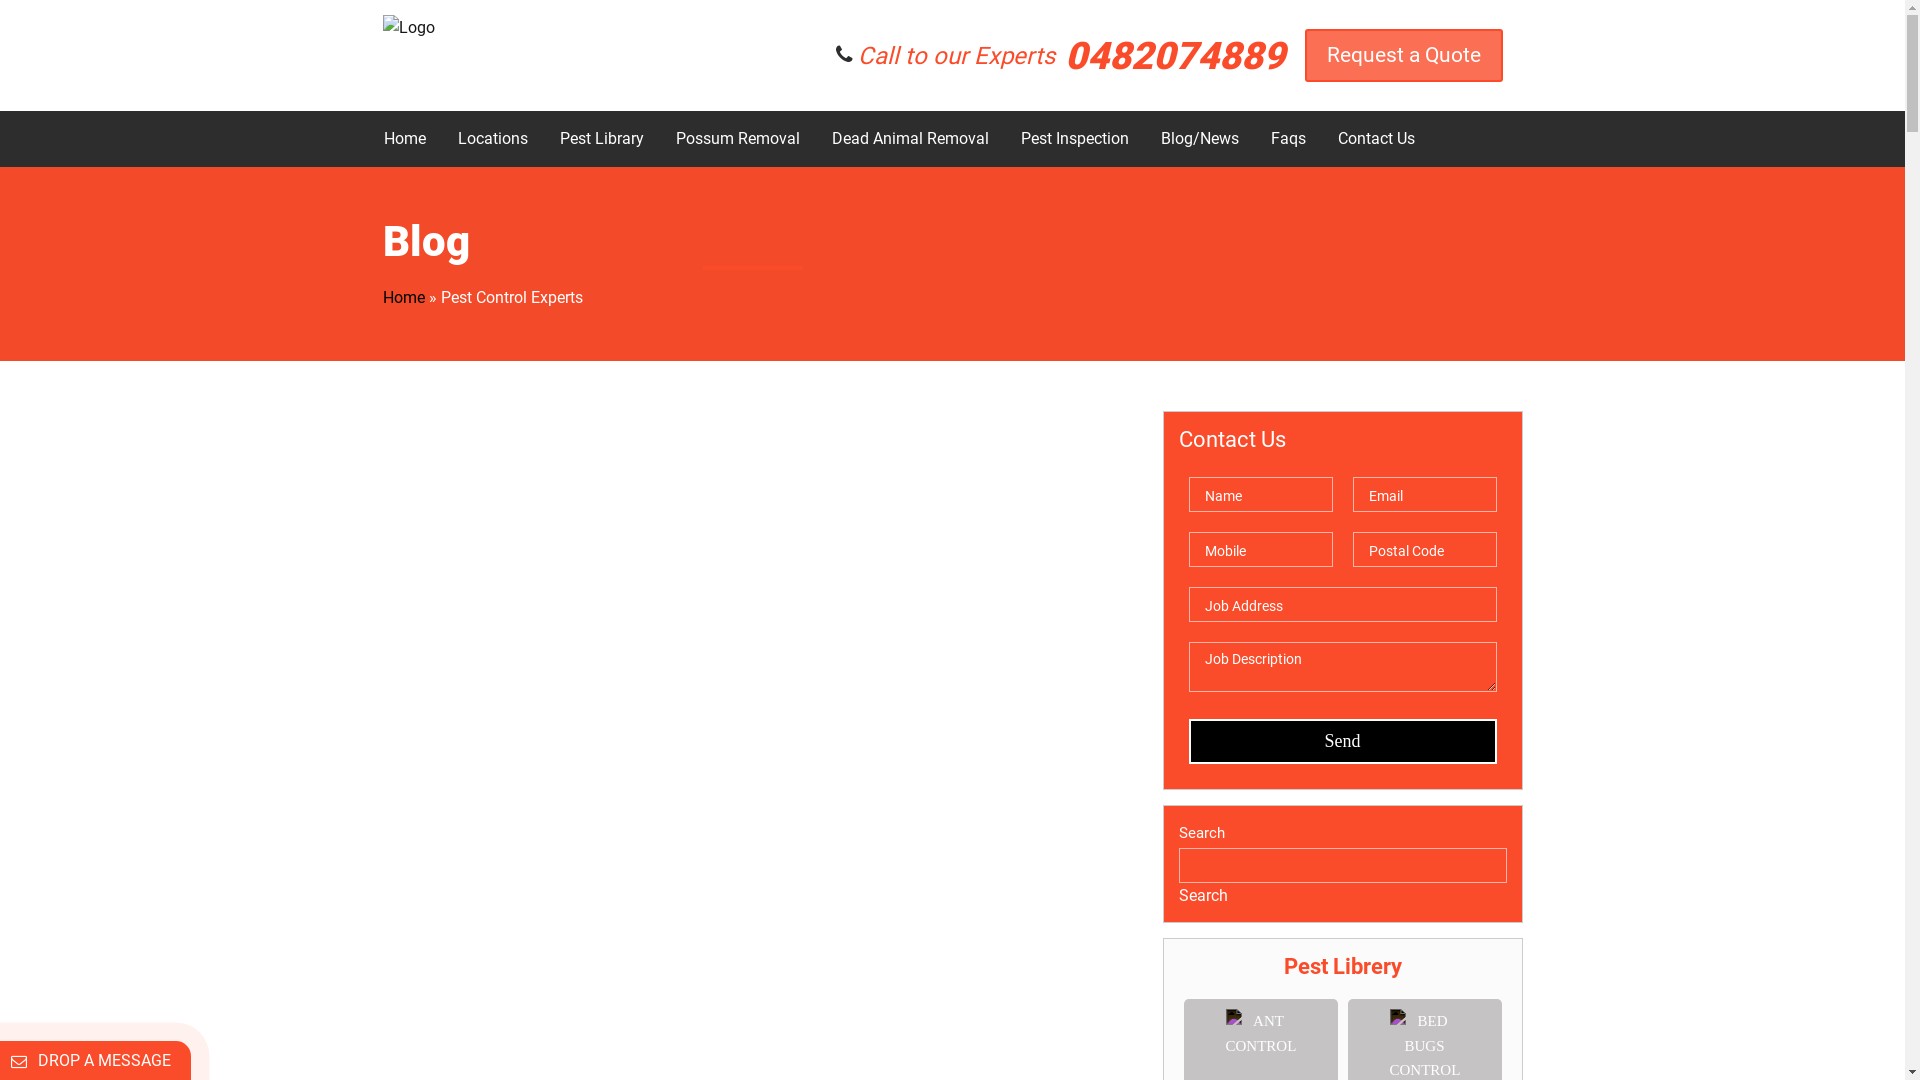  What do you see at coordinates (1070, 53) in the screenshot?
I see `'Call to our Experts` at bounding box center [1070, 53].